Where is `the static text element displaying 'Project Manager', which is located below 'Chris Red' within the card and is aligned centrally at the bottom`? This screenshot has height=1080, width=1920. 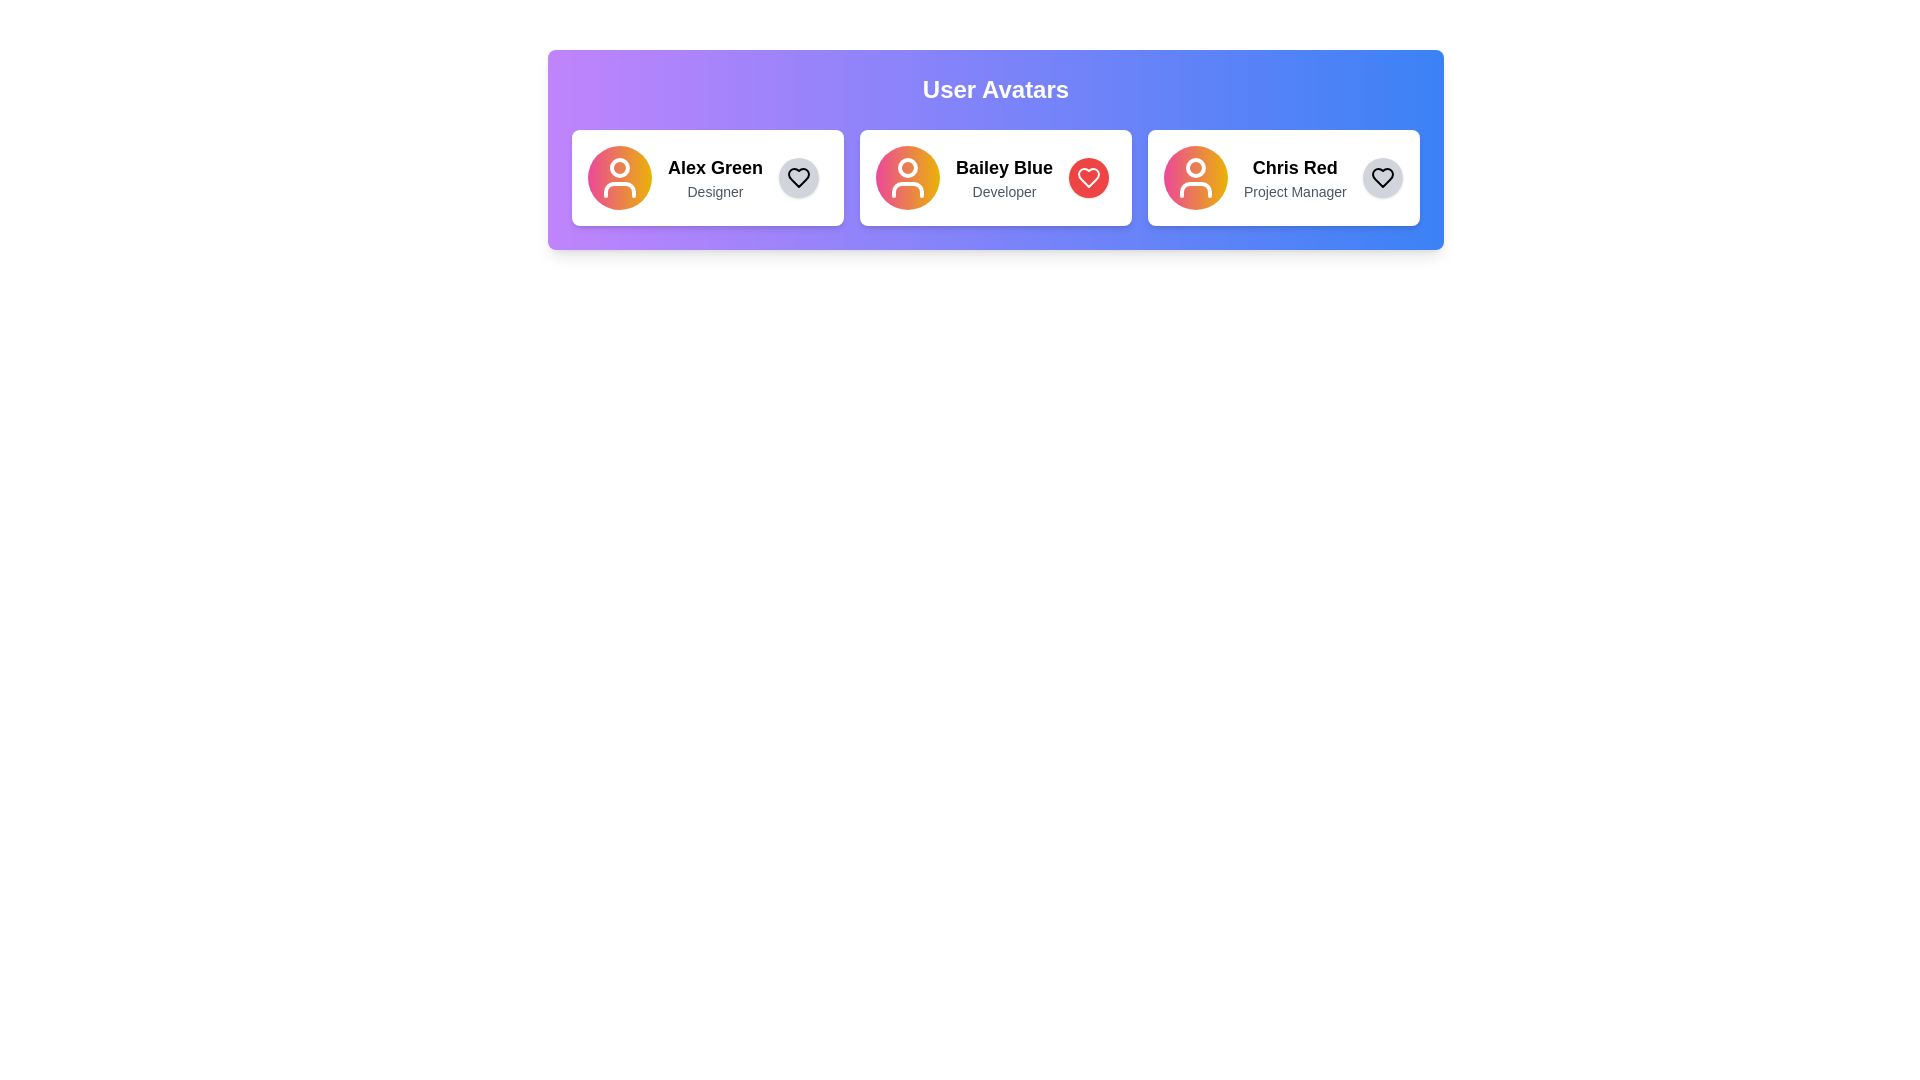 the static text element displaying 'Project Manager', which is located below 'Chris Red' within the card and is aligned centrally at the bottom is located at coordinates (1295, 192).